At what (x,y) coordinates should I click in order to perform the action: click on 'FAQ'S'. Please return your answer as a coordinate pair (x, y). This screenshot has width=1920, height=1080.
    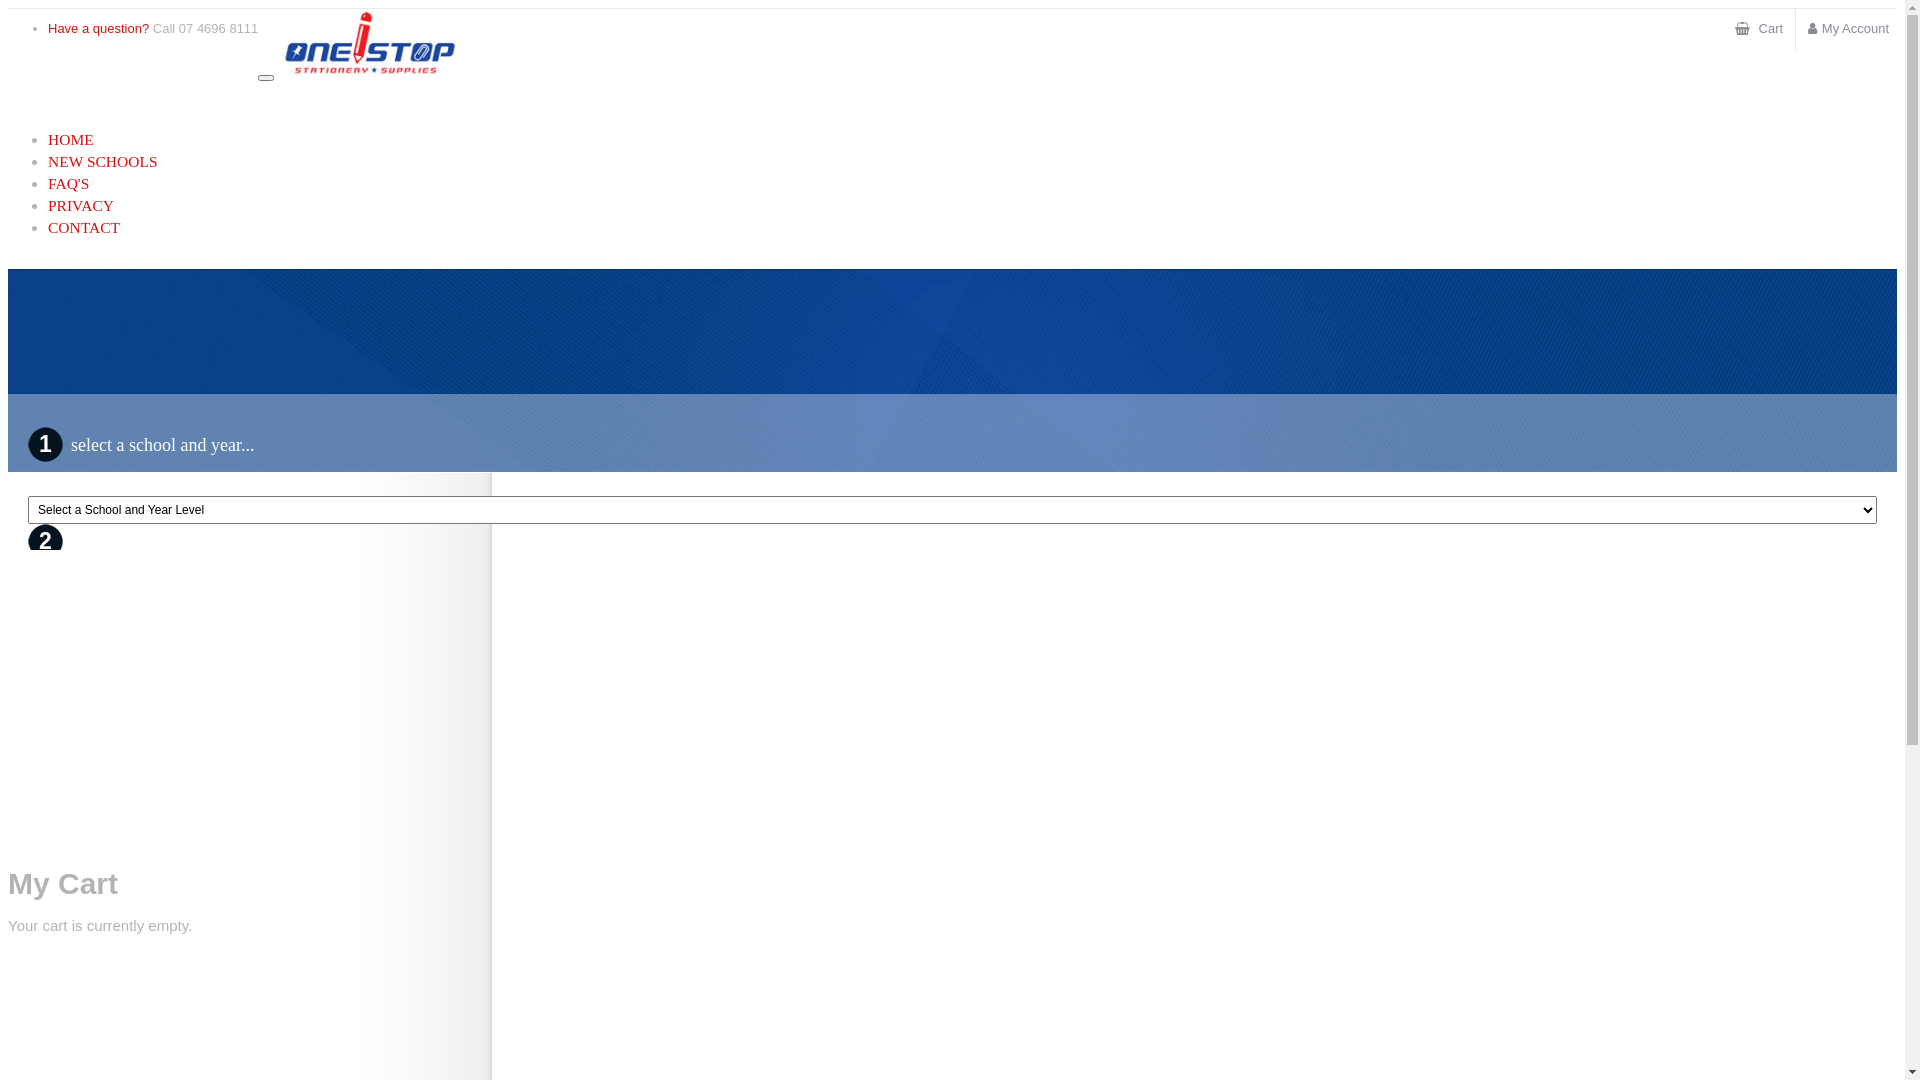
    Looking at the image, I should click on (68, 183).